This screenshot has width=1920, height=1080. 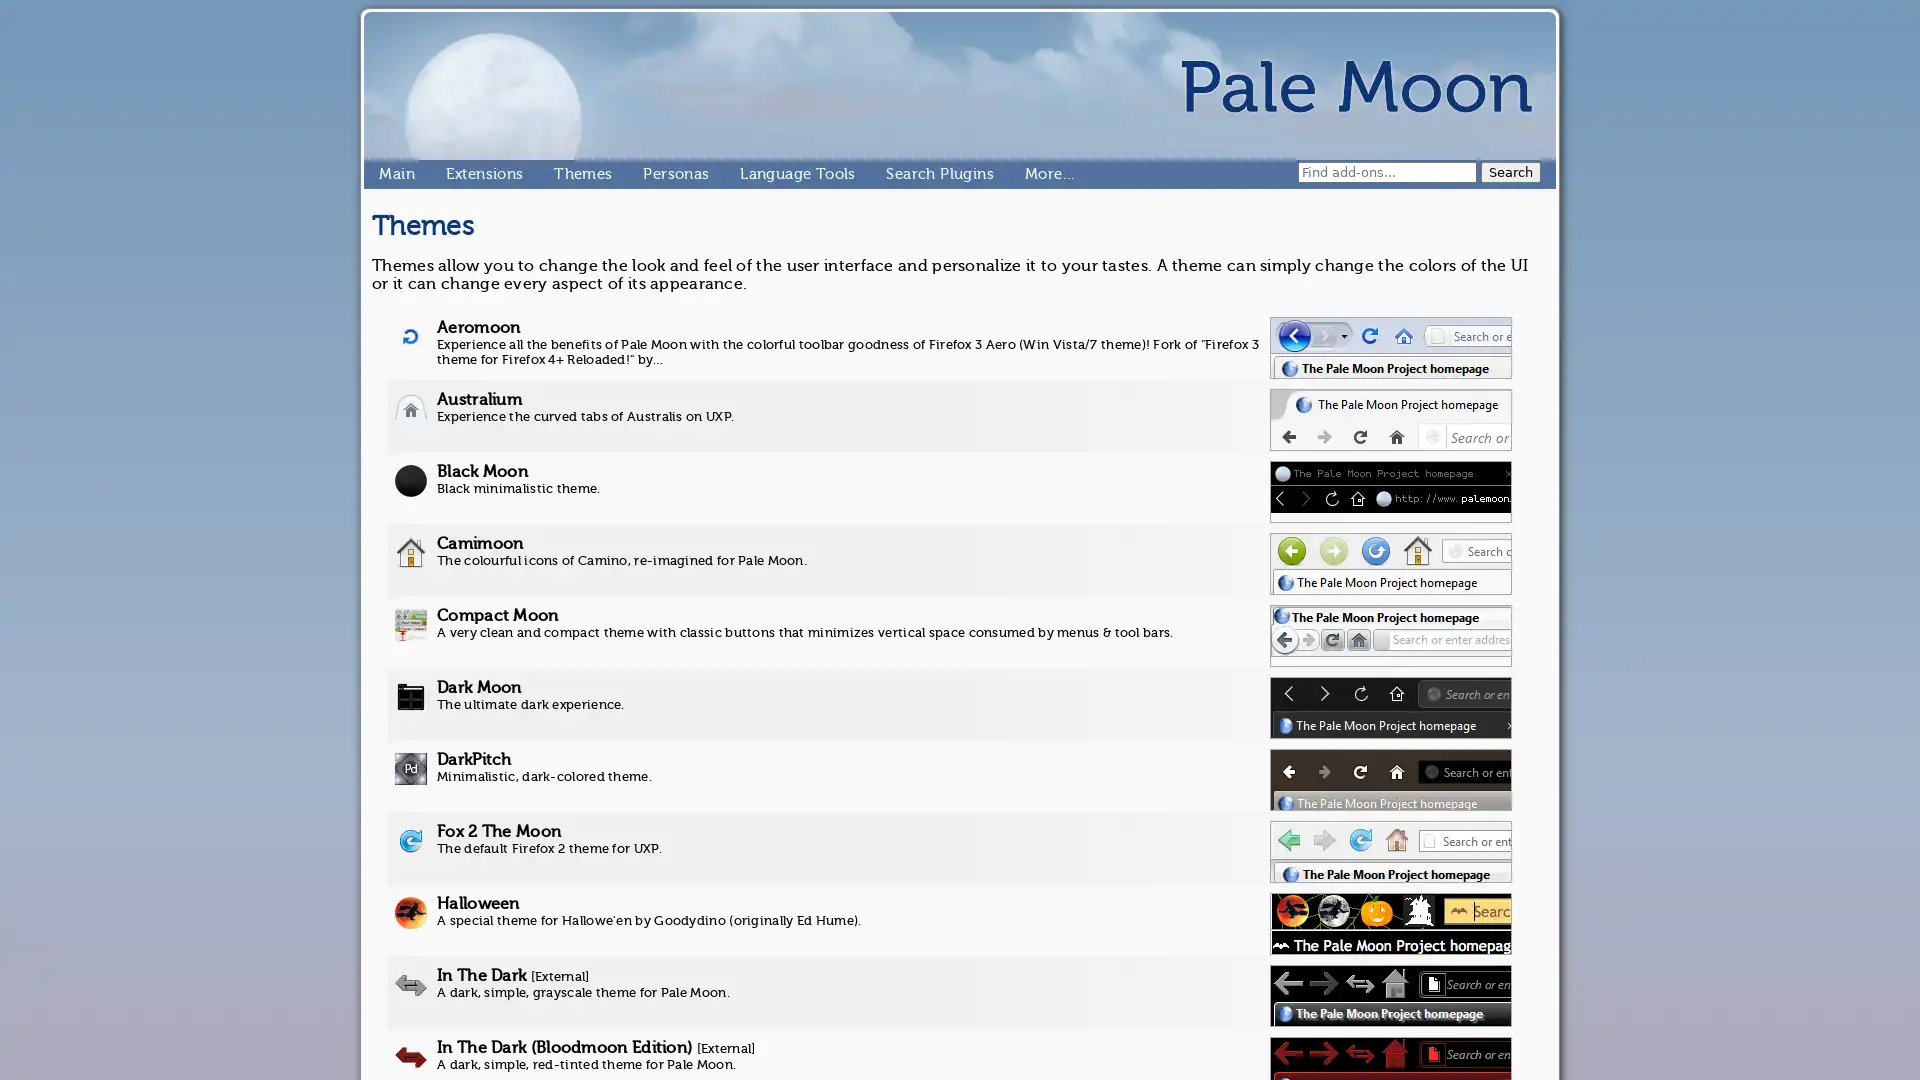 I want to click on Search, so click(x=1511, y=171).